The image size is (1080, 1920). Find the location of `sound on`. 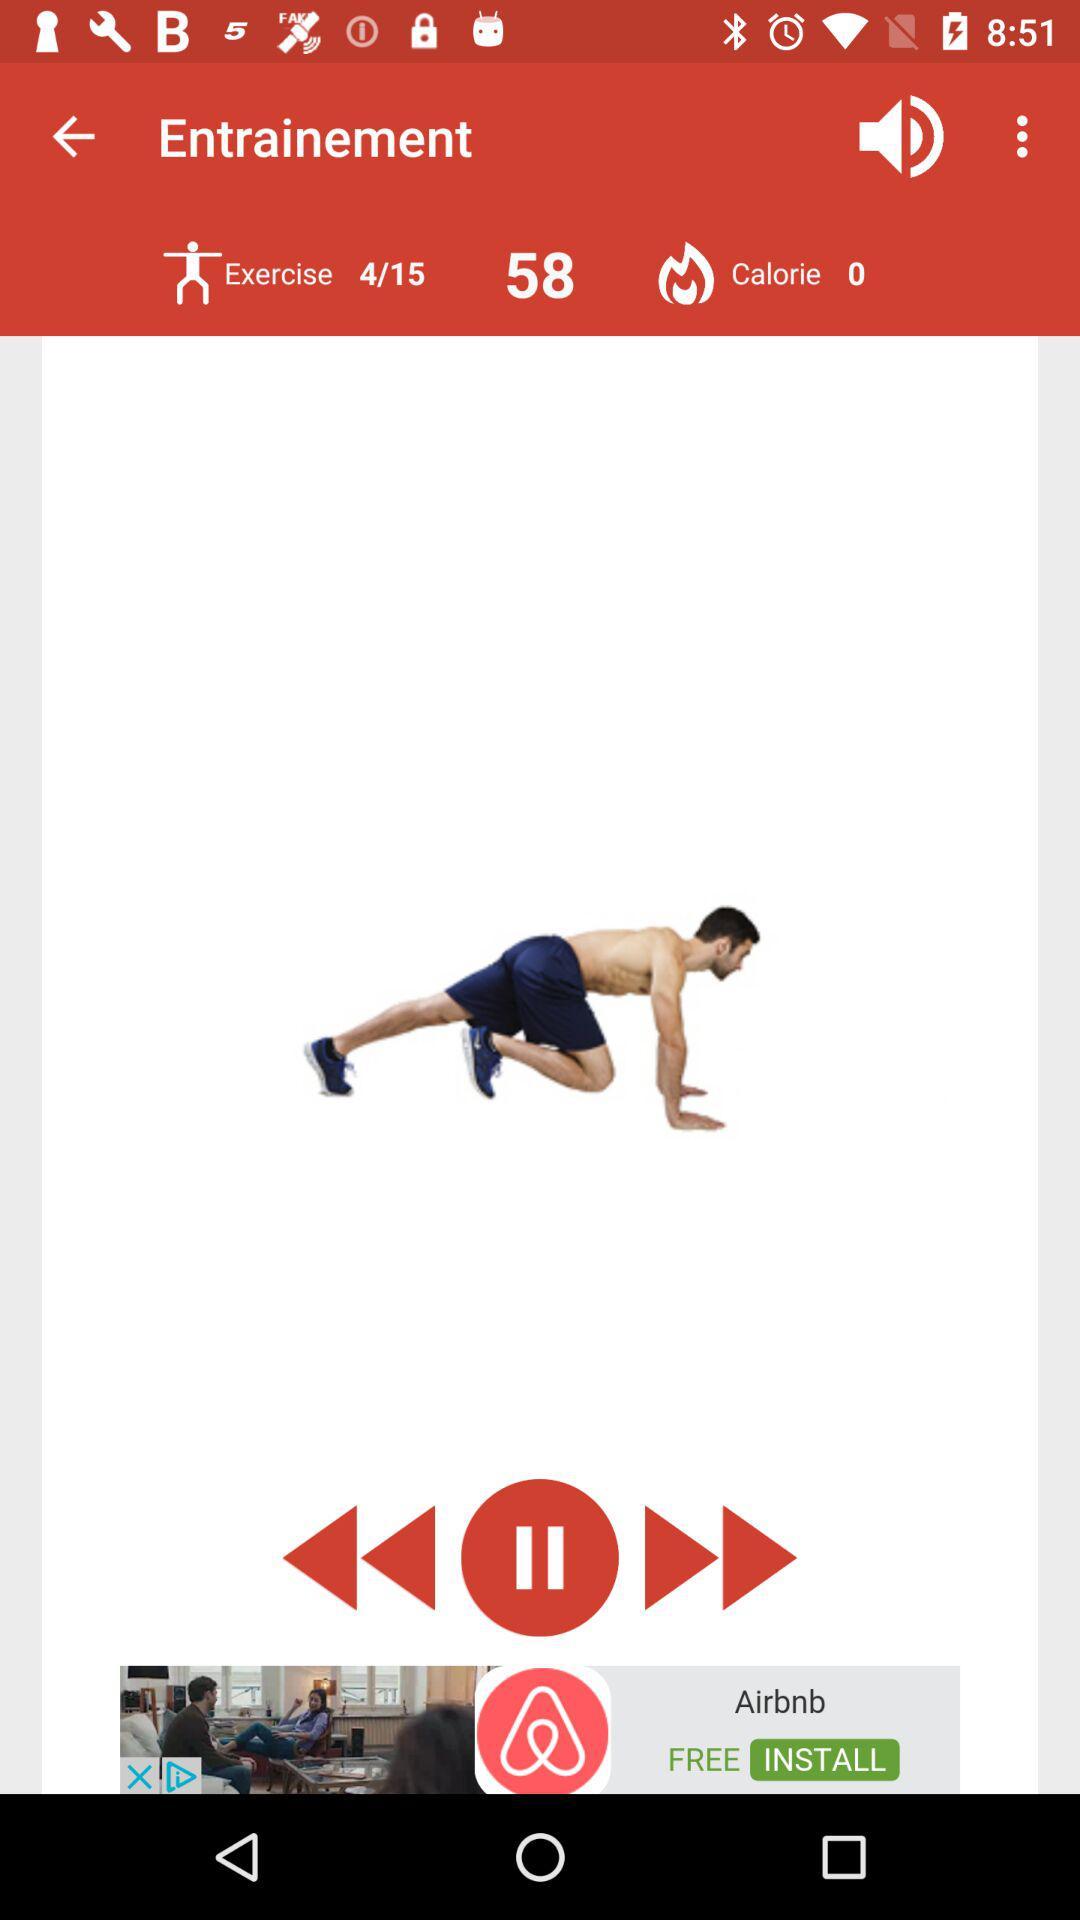

sound on is located at coordinates (901, 135).